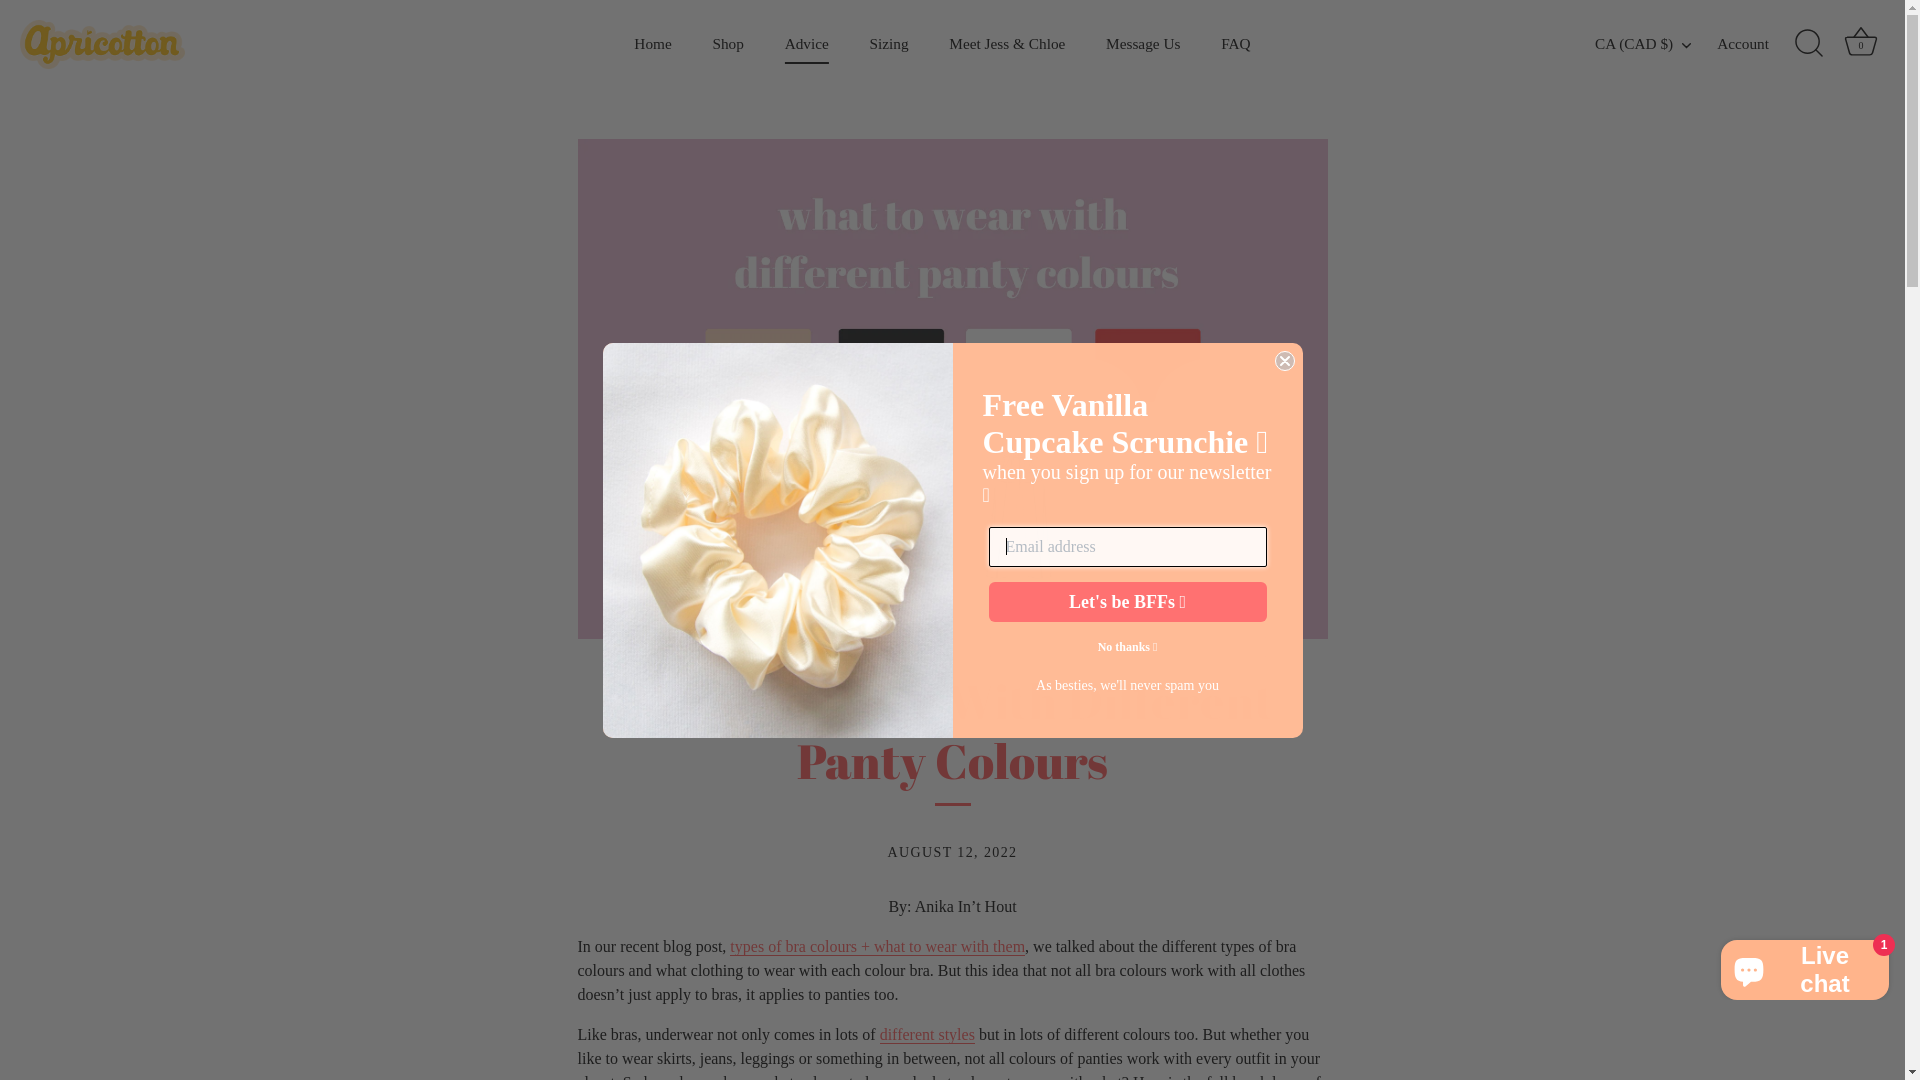 Image resolution: width=1920 pixels, height=1080 pixels. I want to click on 'Basket, so click(1860, 43).